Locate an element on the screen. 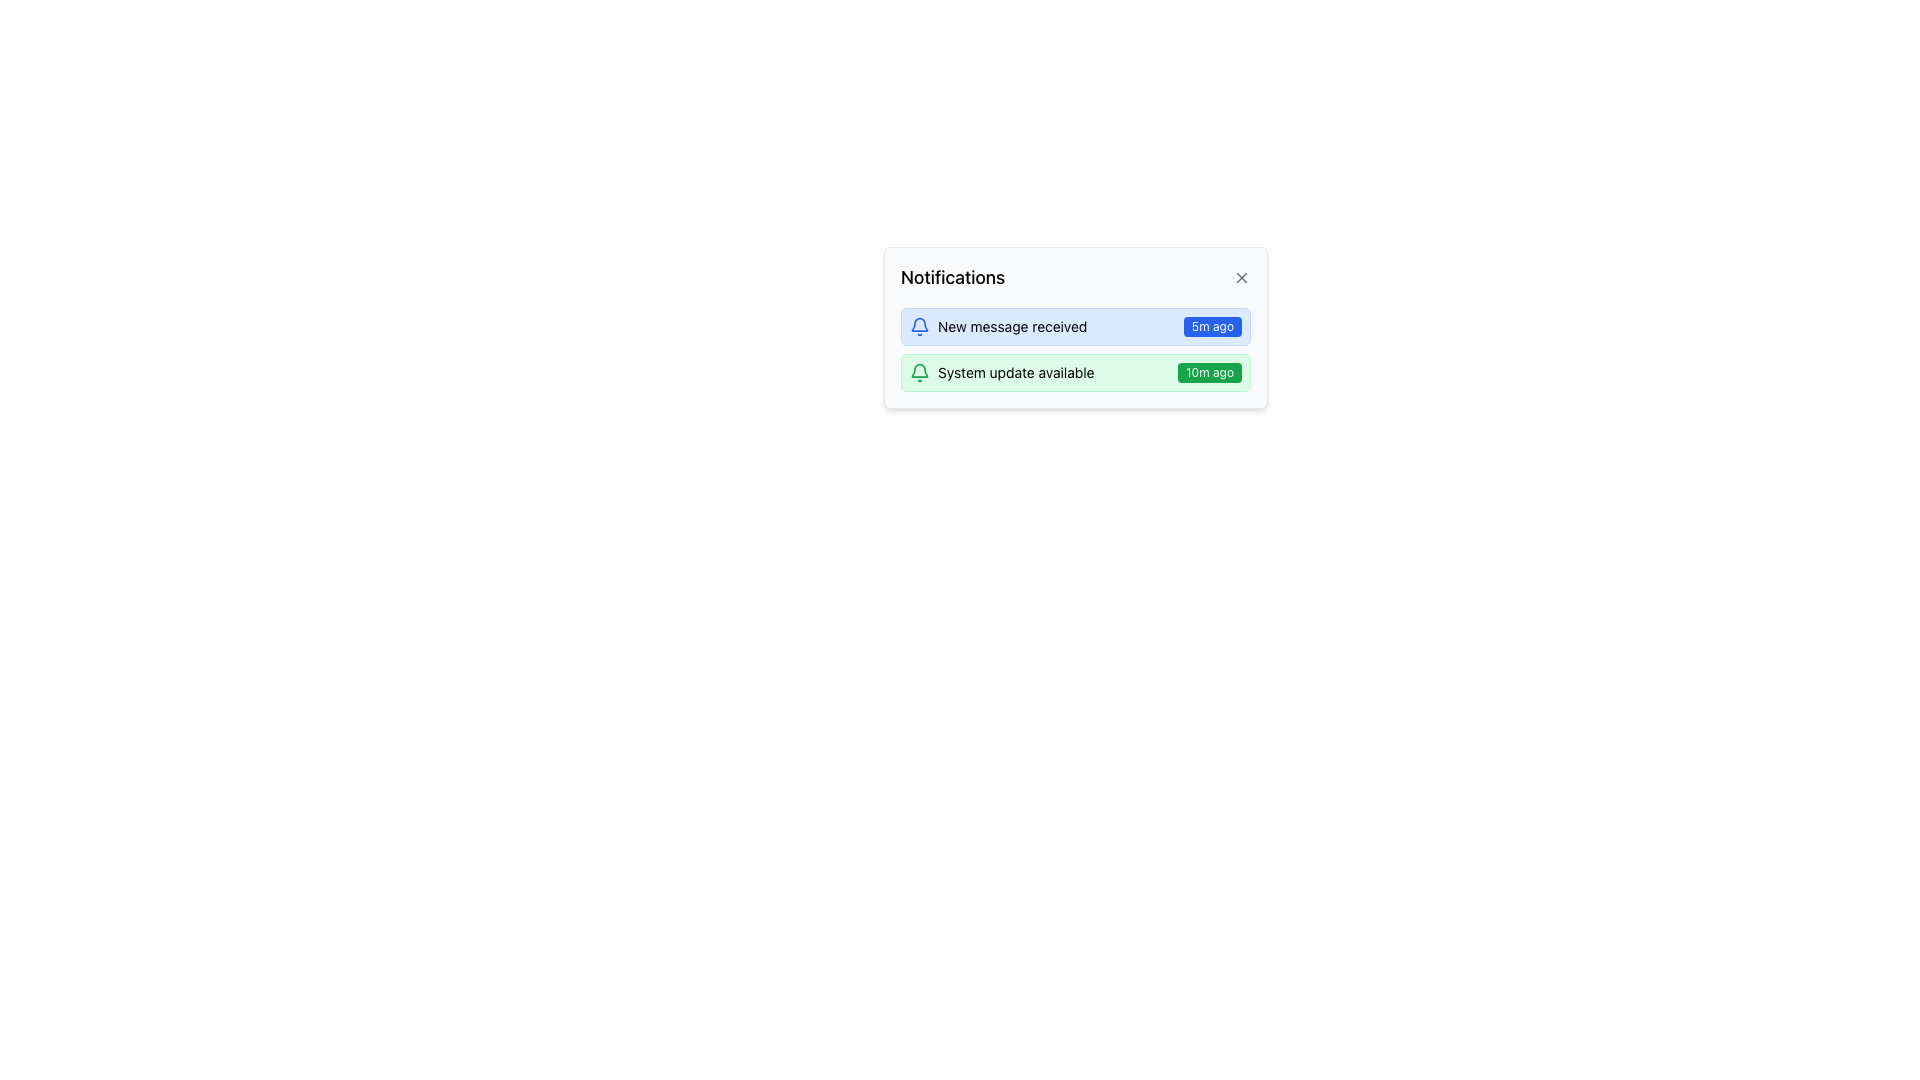  the blue badge label displaying '5m ago', which is aligned to the right of the 'New message received' text in the notification entry is located at coordinates (1211, 326).